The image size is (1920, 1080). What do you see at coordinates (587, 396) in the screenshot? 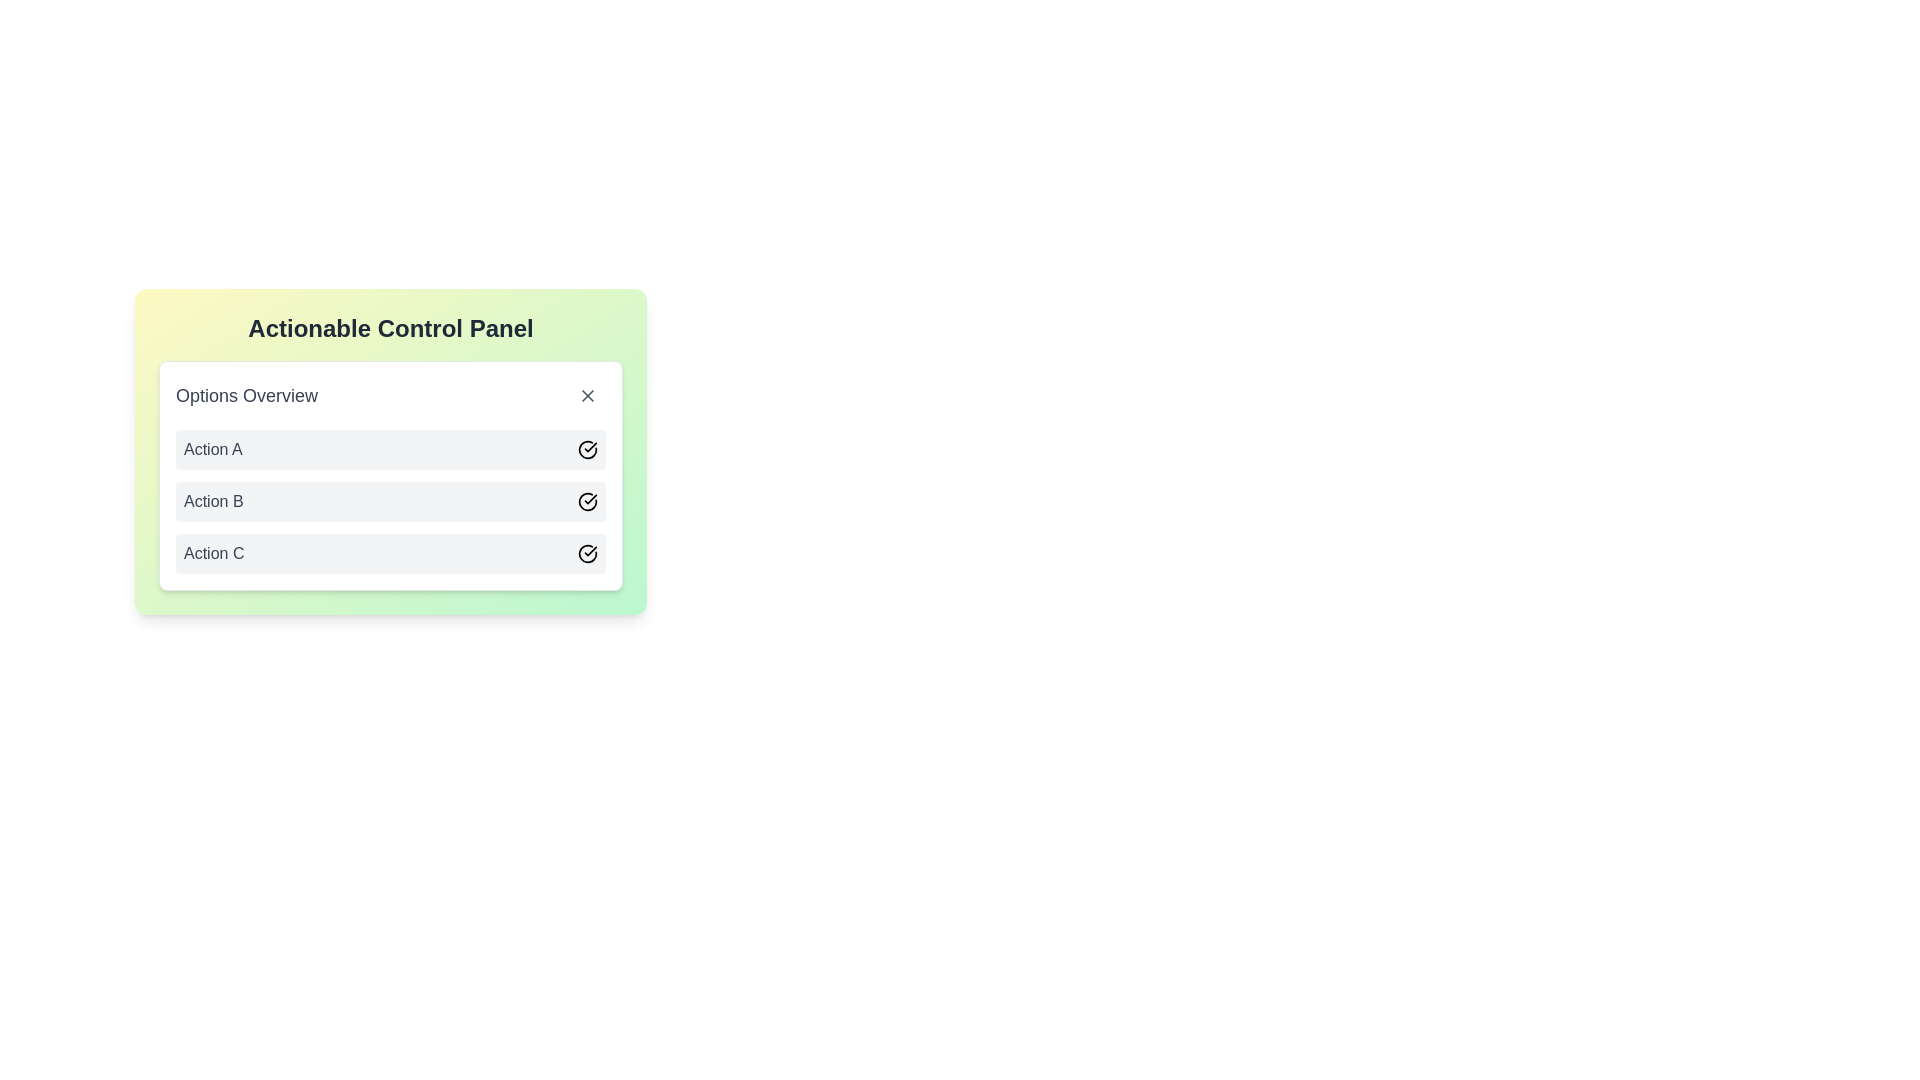
I see `the close button located in the top-right corner of the 'Options Overview' section to hide or remove it` at bounding box center [587, 396].